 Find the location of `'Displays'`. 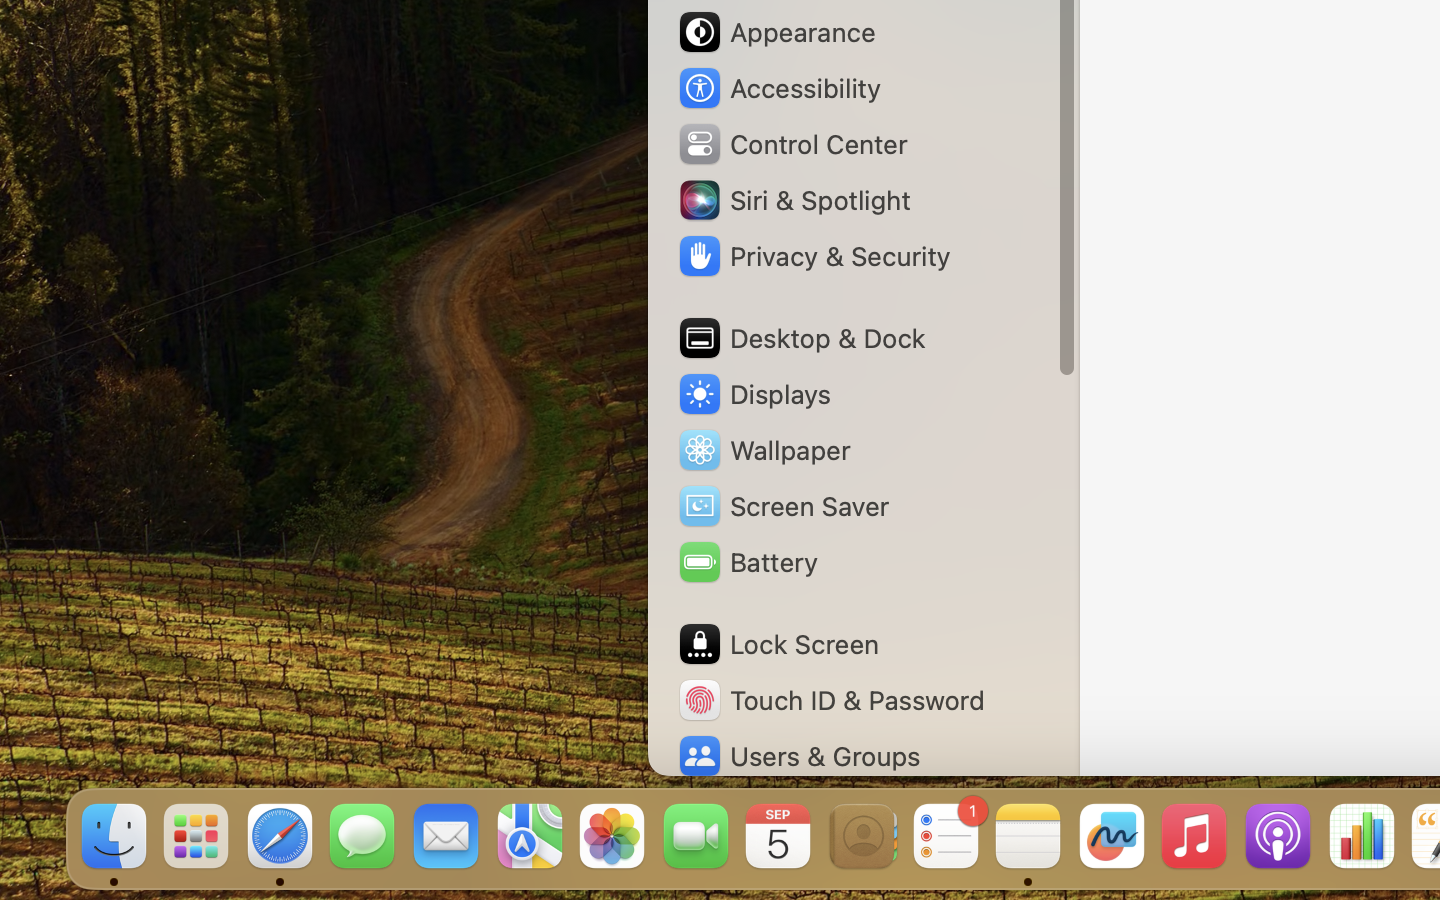

'Displays' is located at coordinates (752, 394).